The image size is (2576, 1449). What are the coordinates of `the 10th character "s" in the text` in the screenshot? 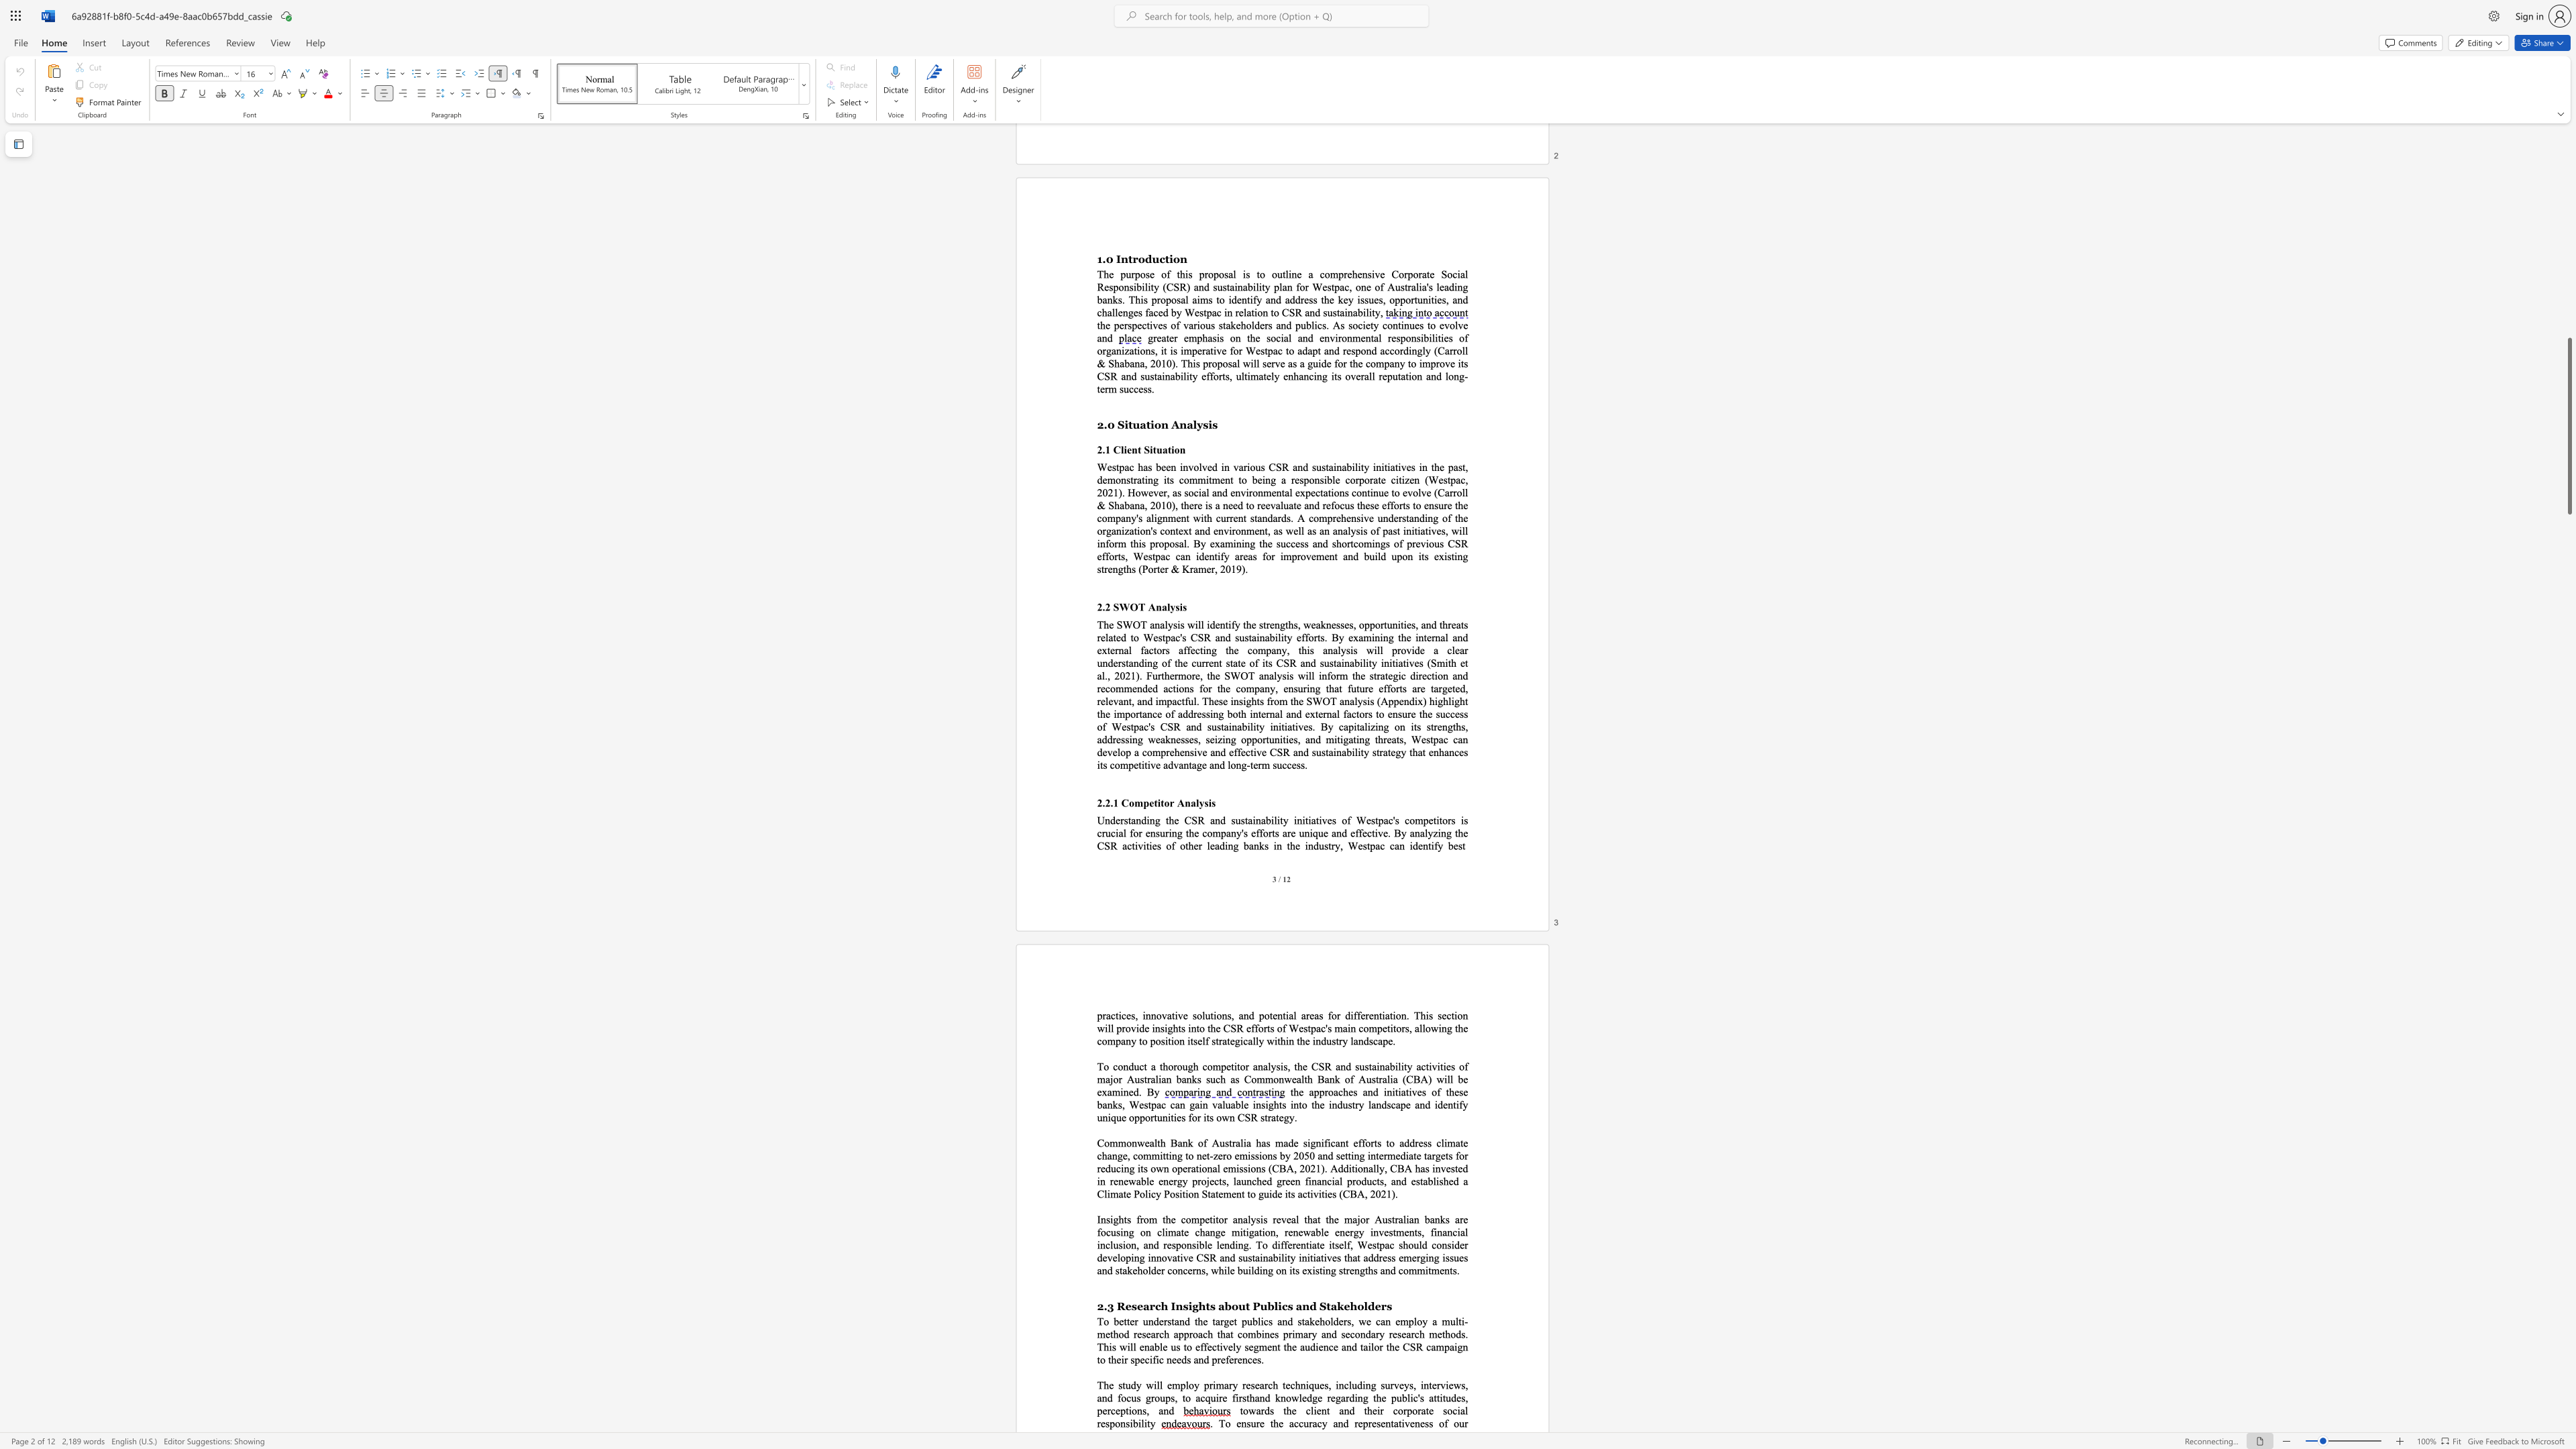 It's located at (1188, 1358).